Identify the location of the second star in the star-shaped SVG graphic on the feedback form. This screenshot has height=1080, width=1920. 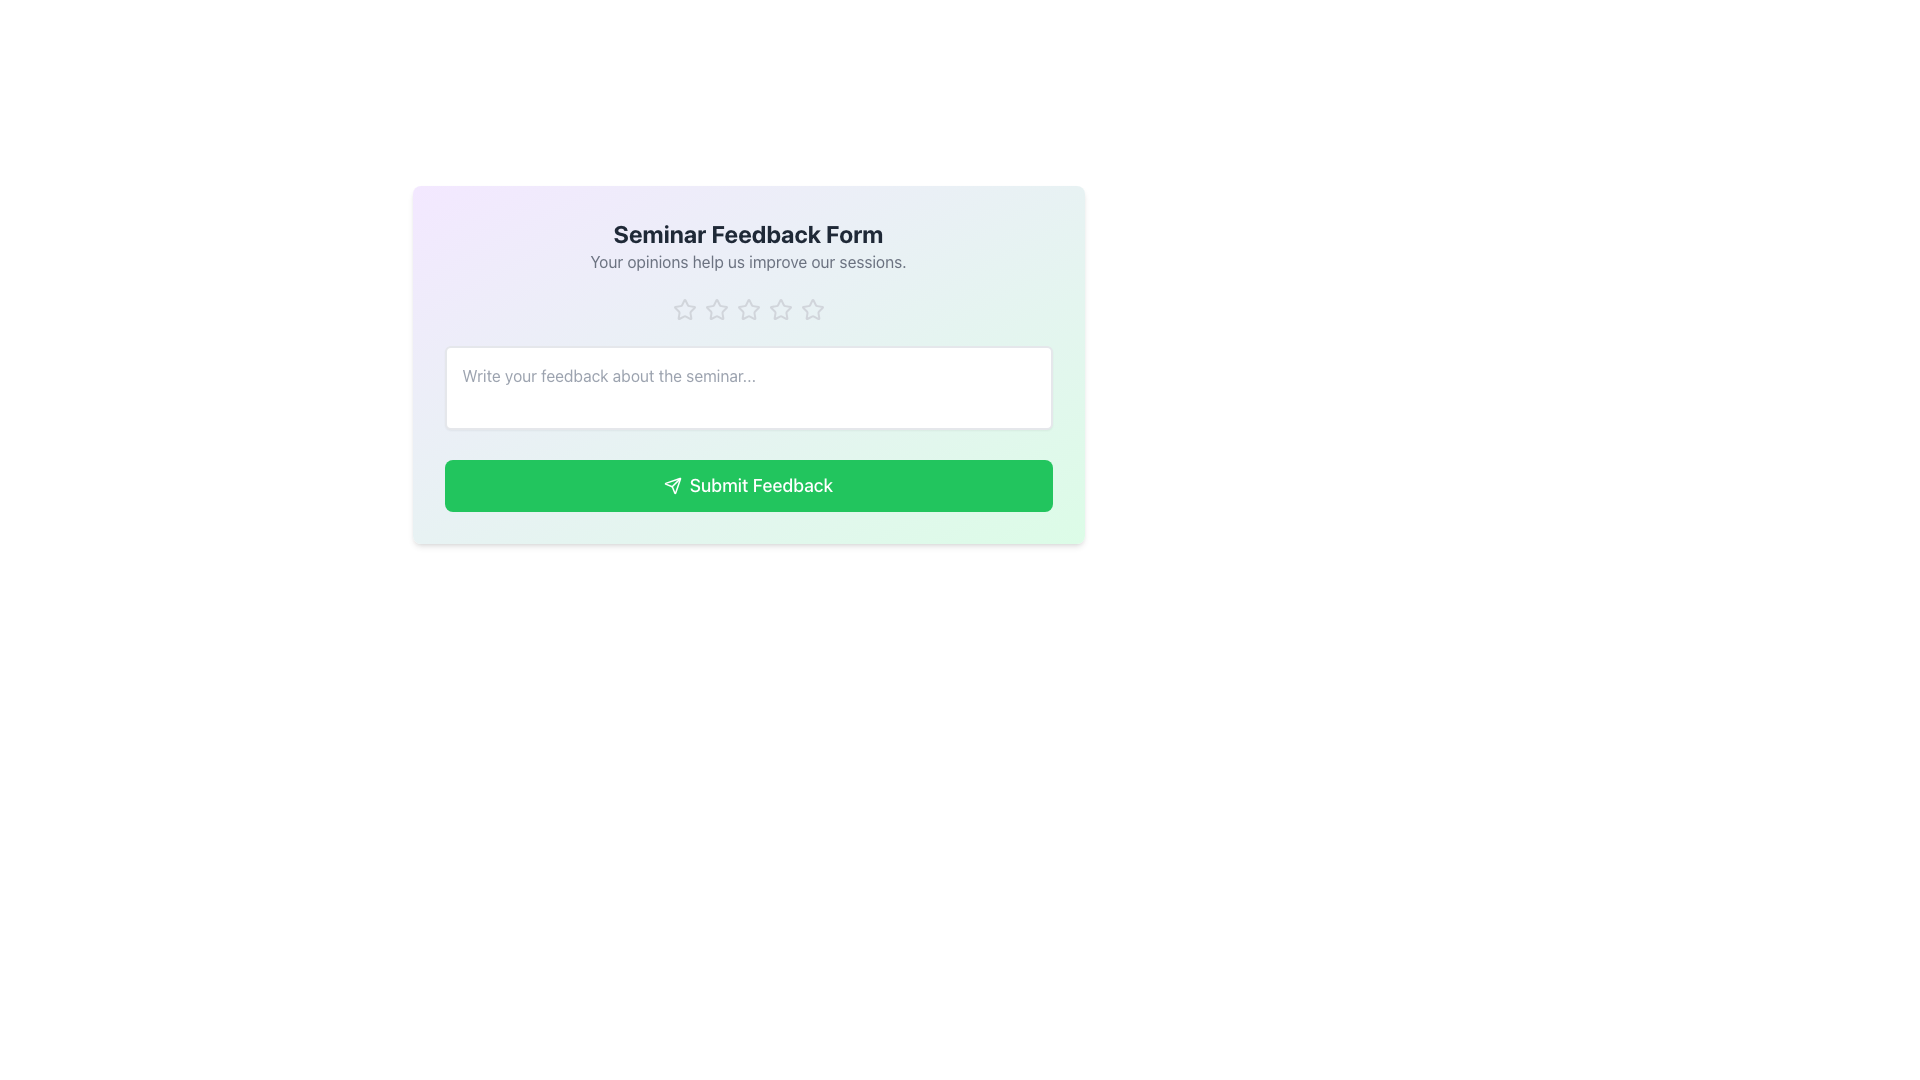
(716, 309).